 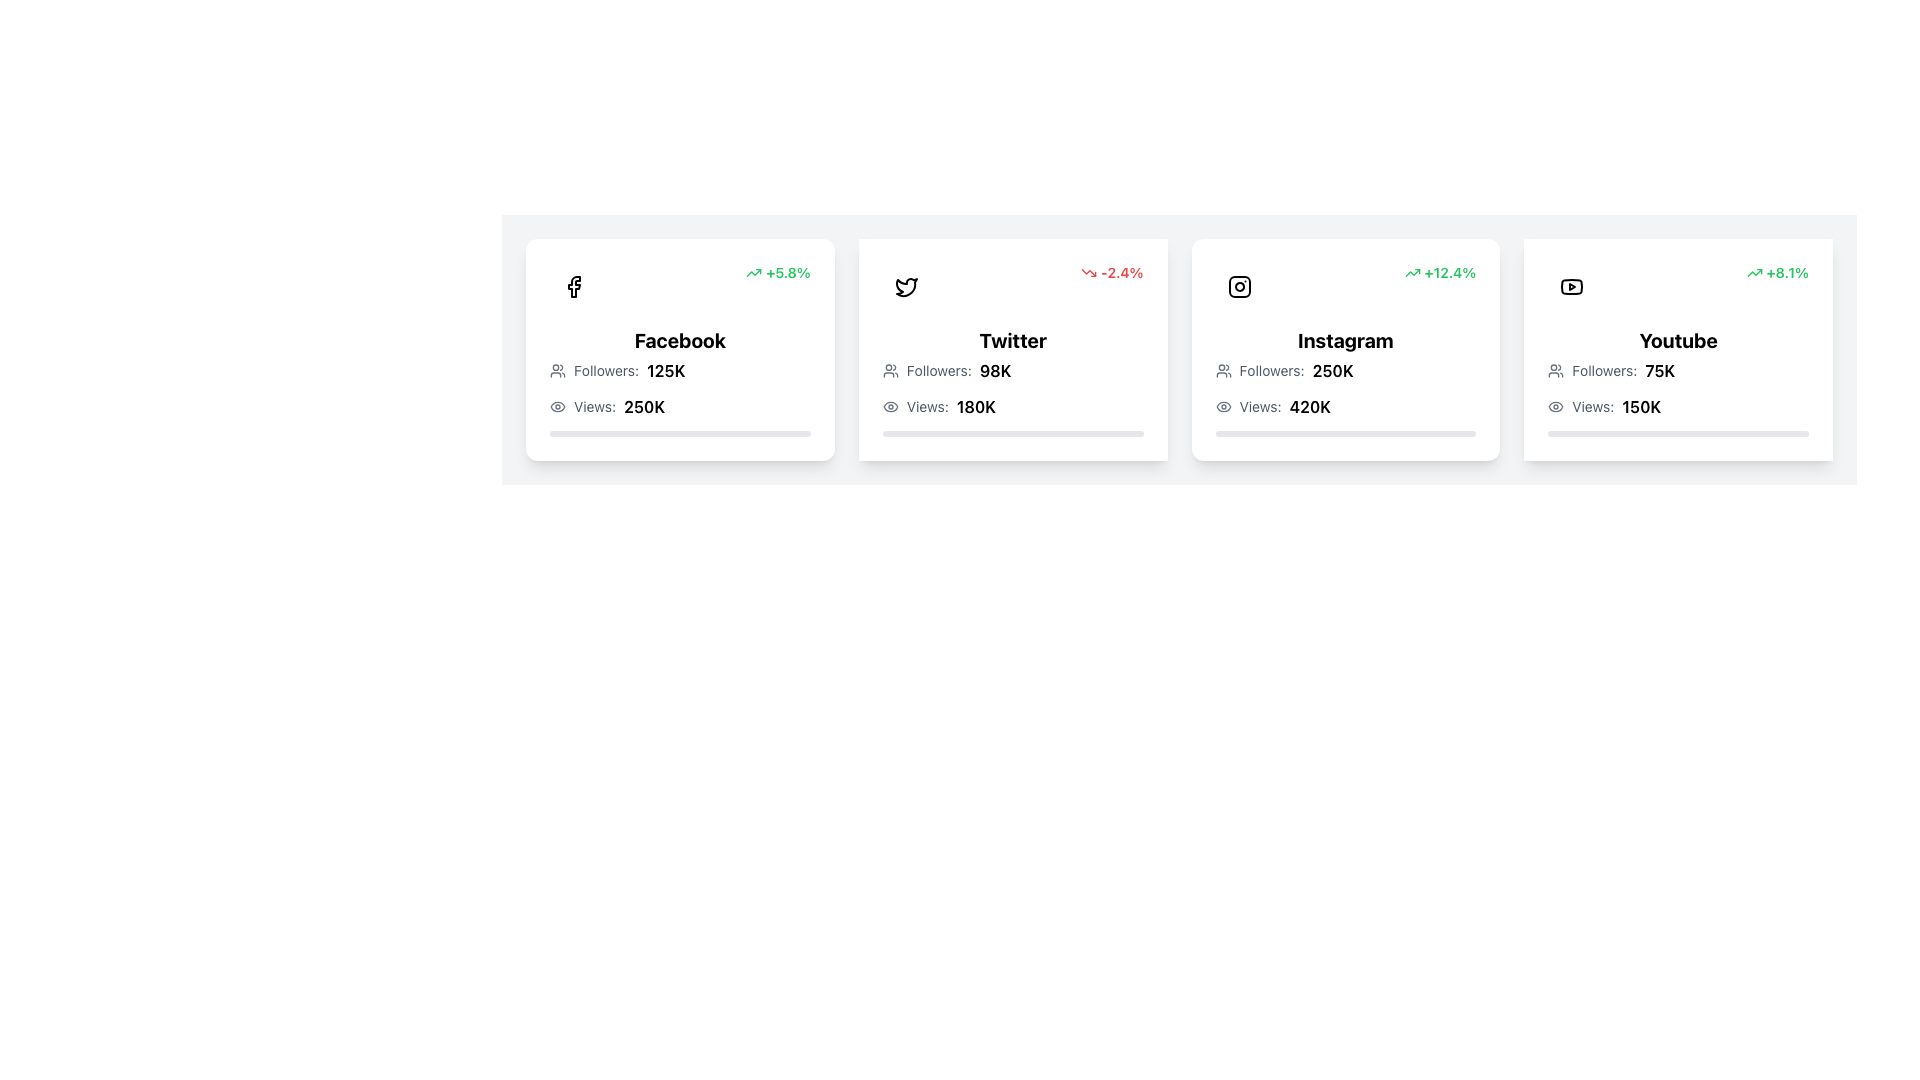 I want to click on text content of the label that identifies the card's content as related to 'Youtube', which is centrally positioned at the top-middle of the card layout, so click(x=1678, y=339).